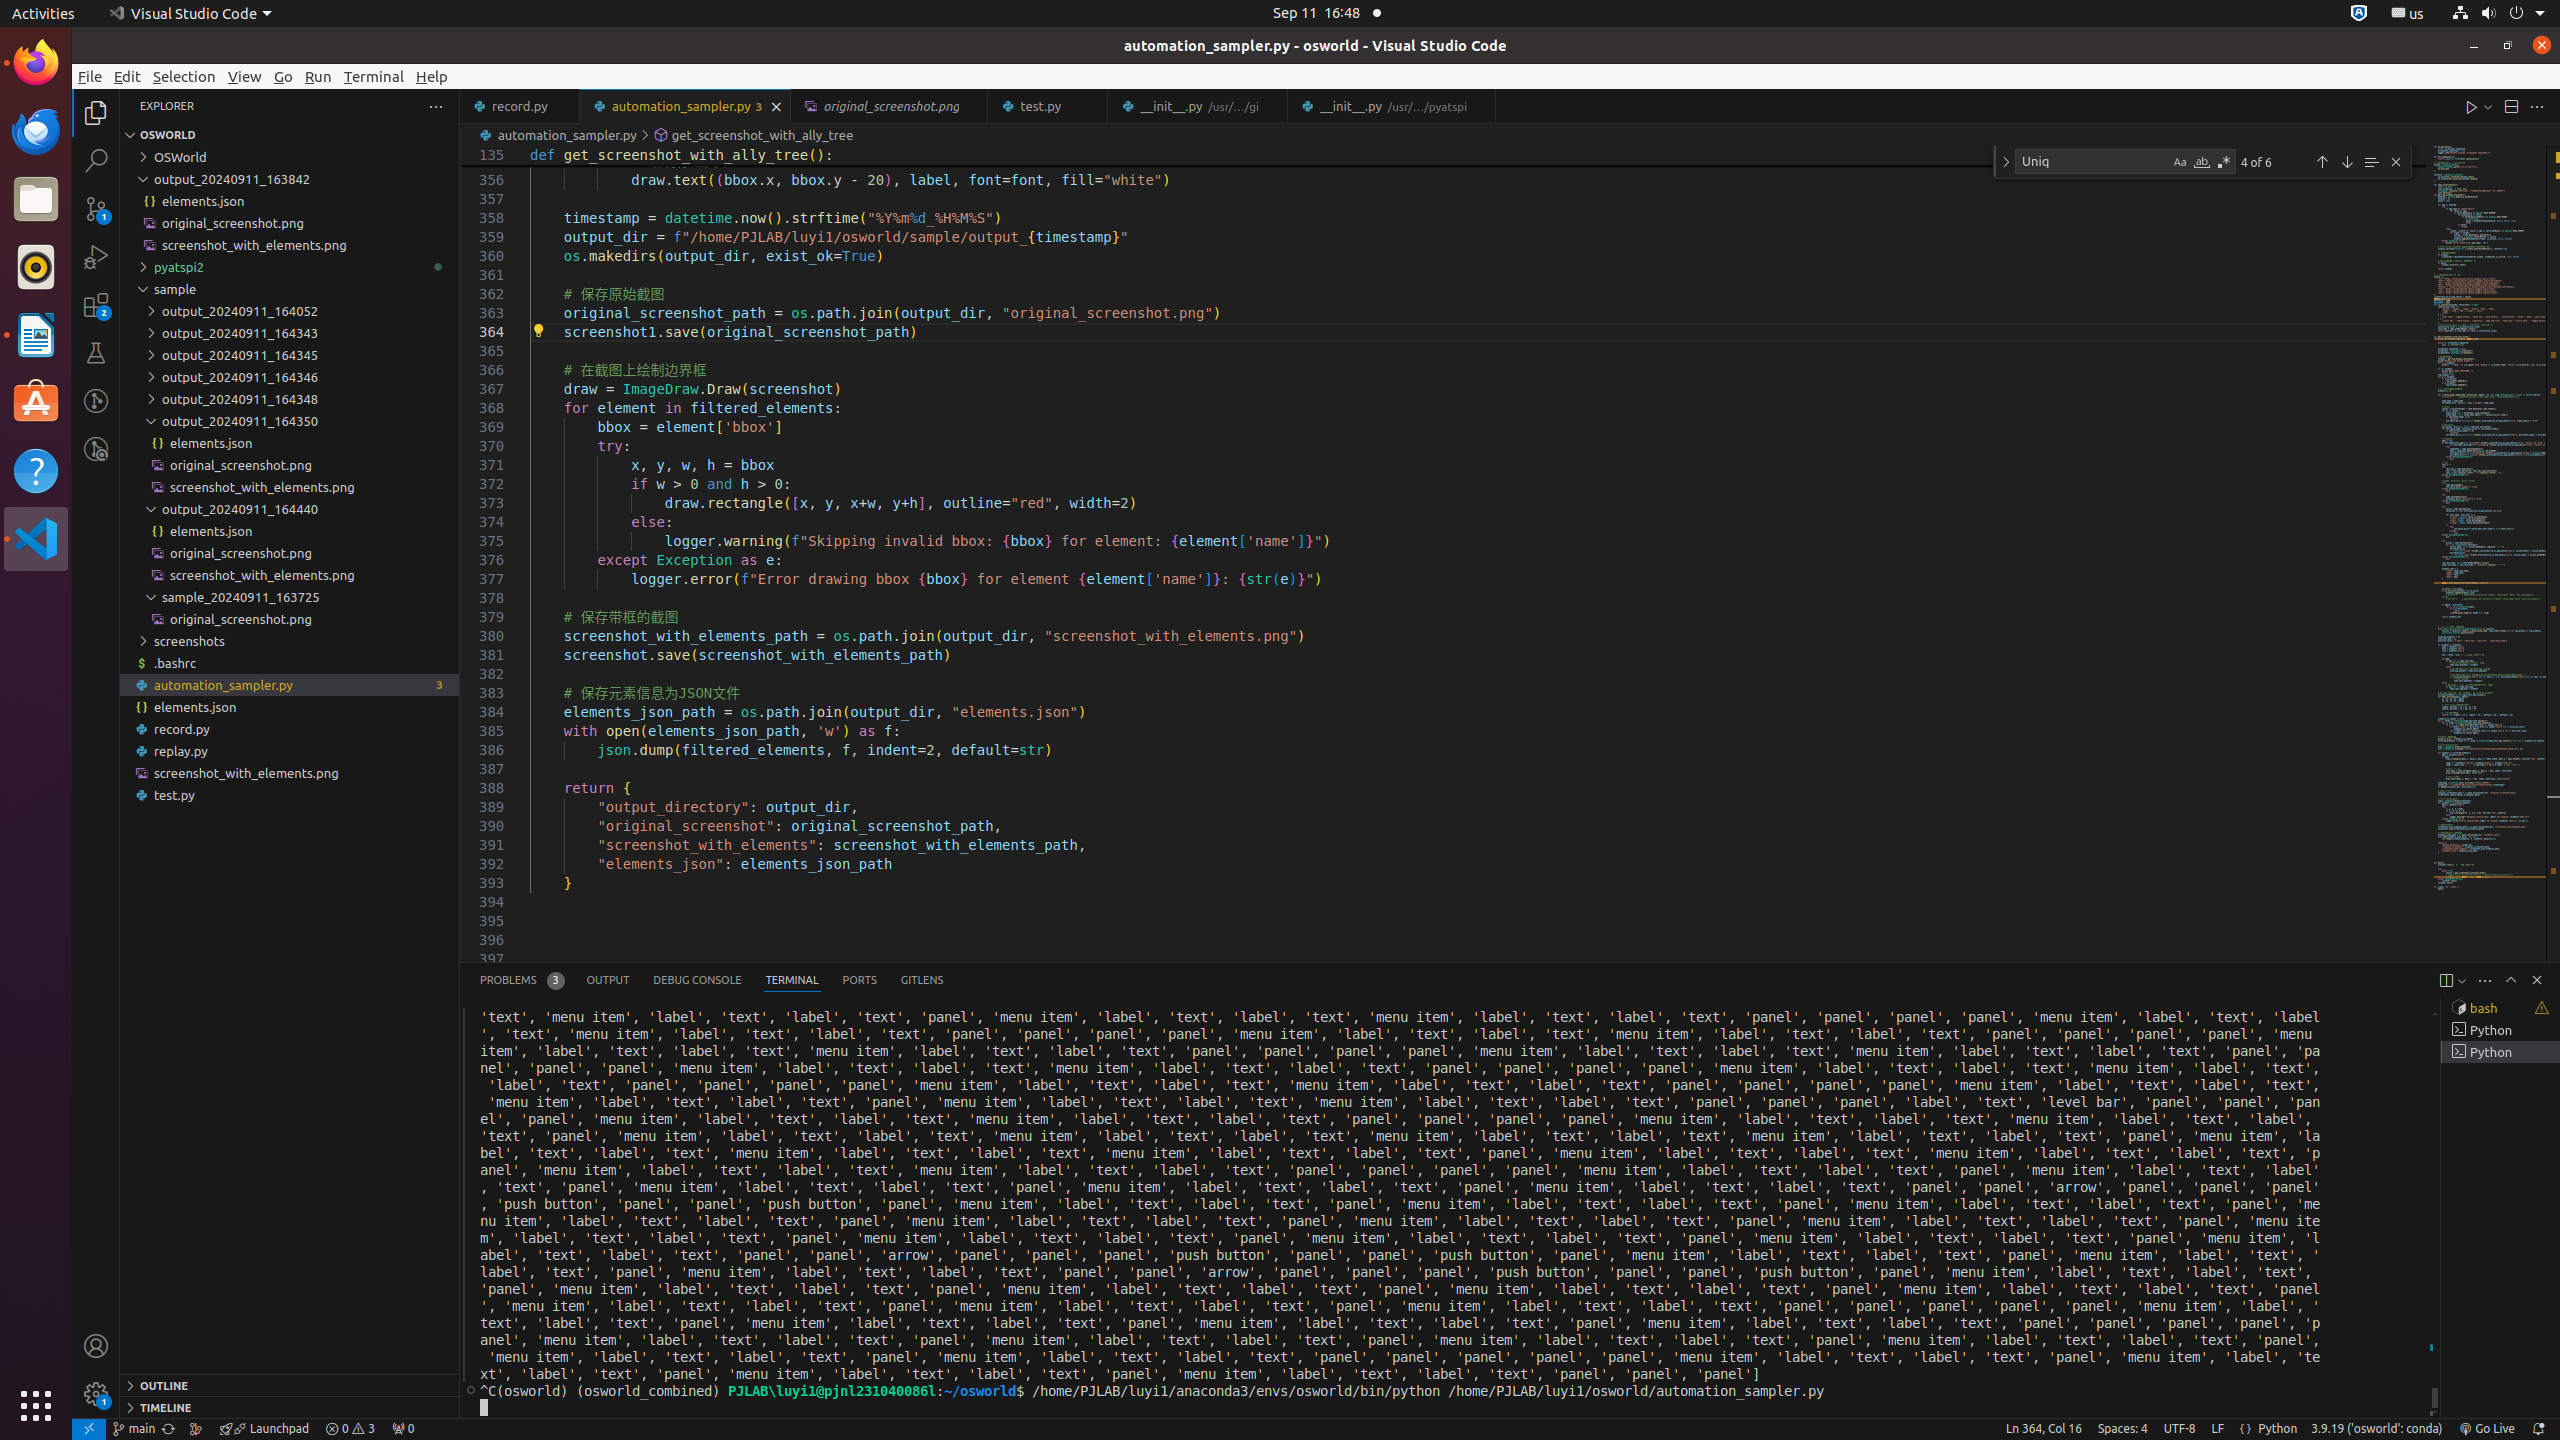 The image size is (2560, 1440). Describe the element at coordinates (791, 980) in the screenshot. I see `'Terminal (Ctrl+`)'` at that location.